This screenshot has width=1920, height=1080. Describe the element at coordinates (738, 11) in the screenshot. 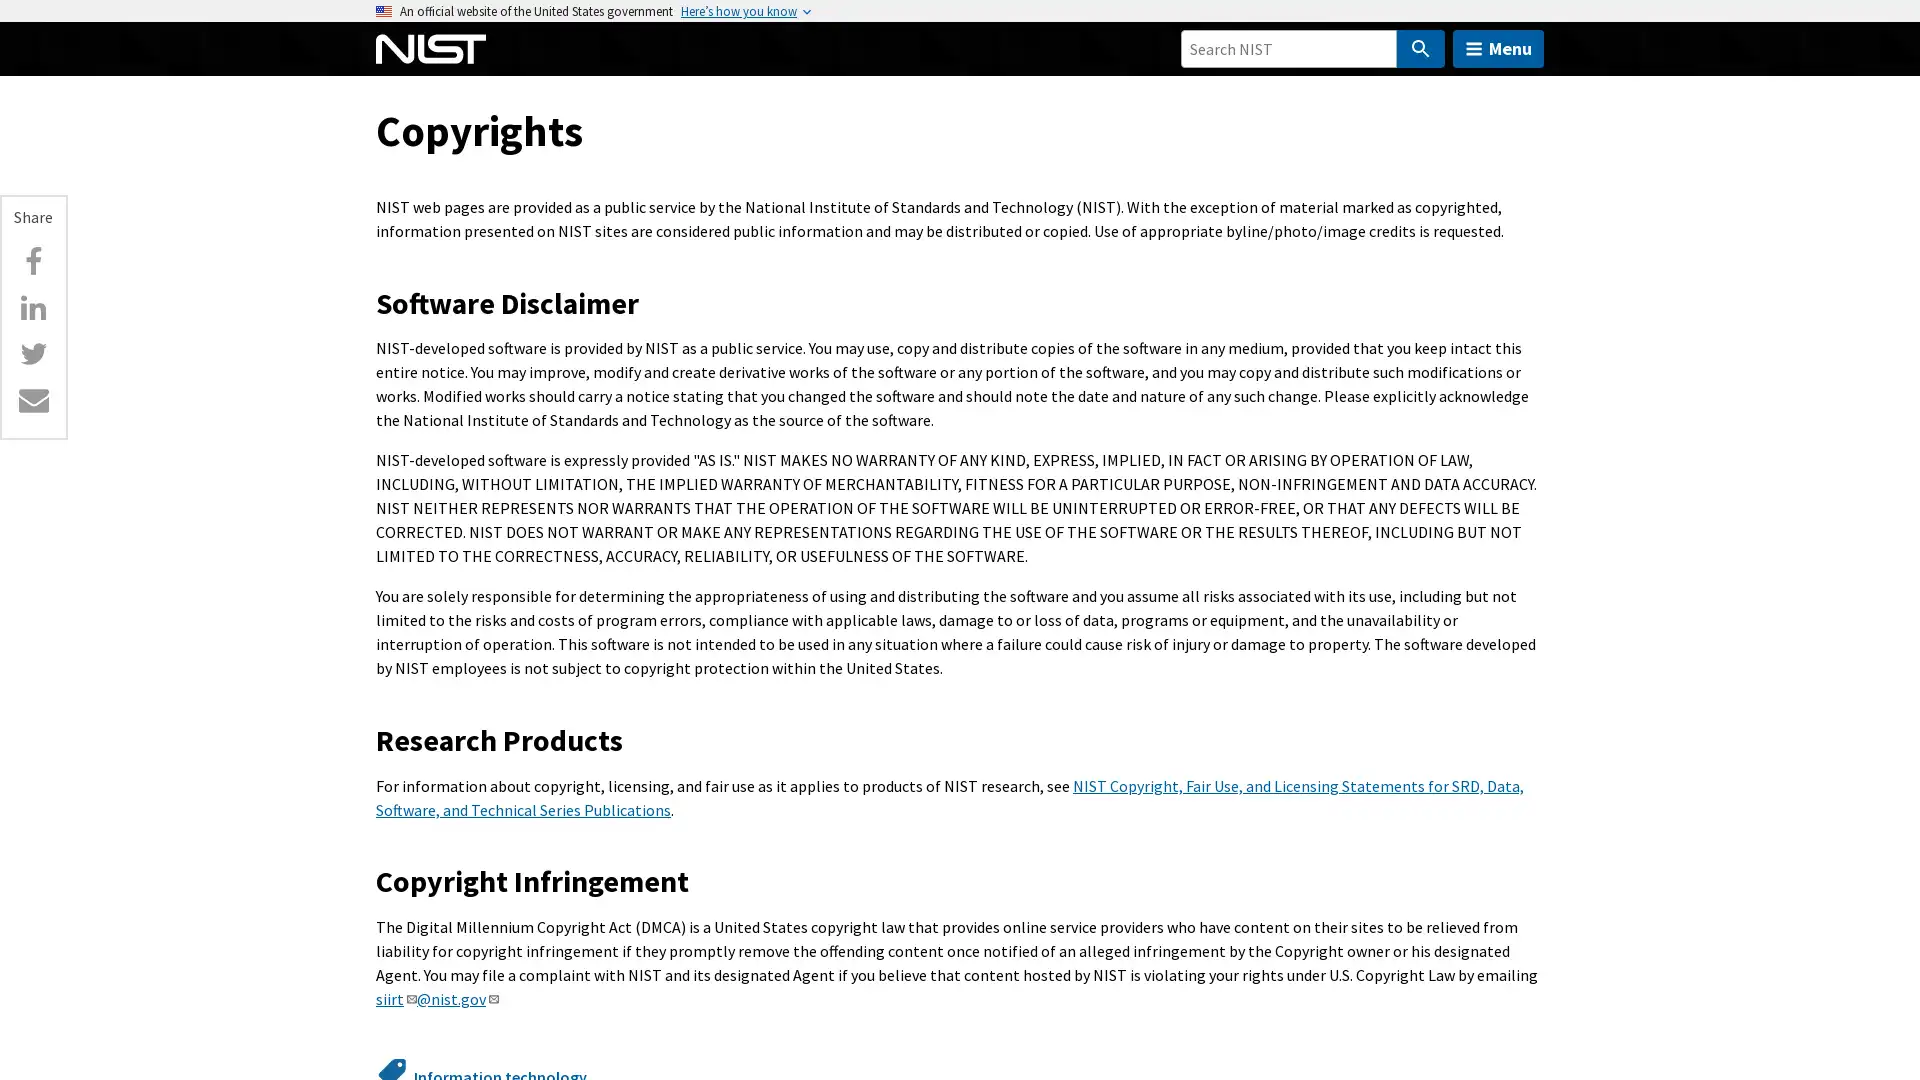

I see `Heres how you know` at that location.